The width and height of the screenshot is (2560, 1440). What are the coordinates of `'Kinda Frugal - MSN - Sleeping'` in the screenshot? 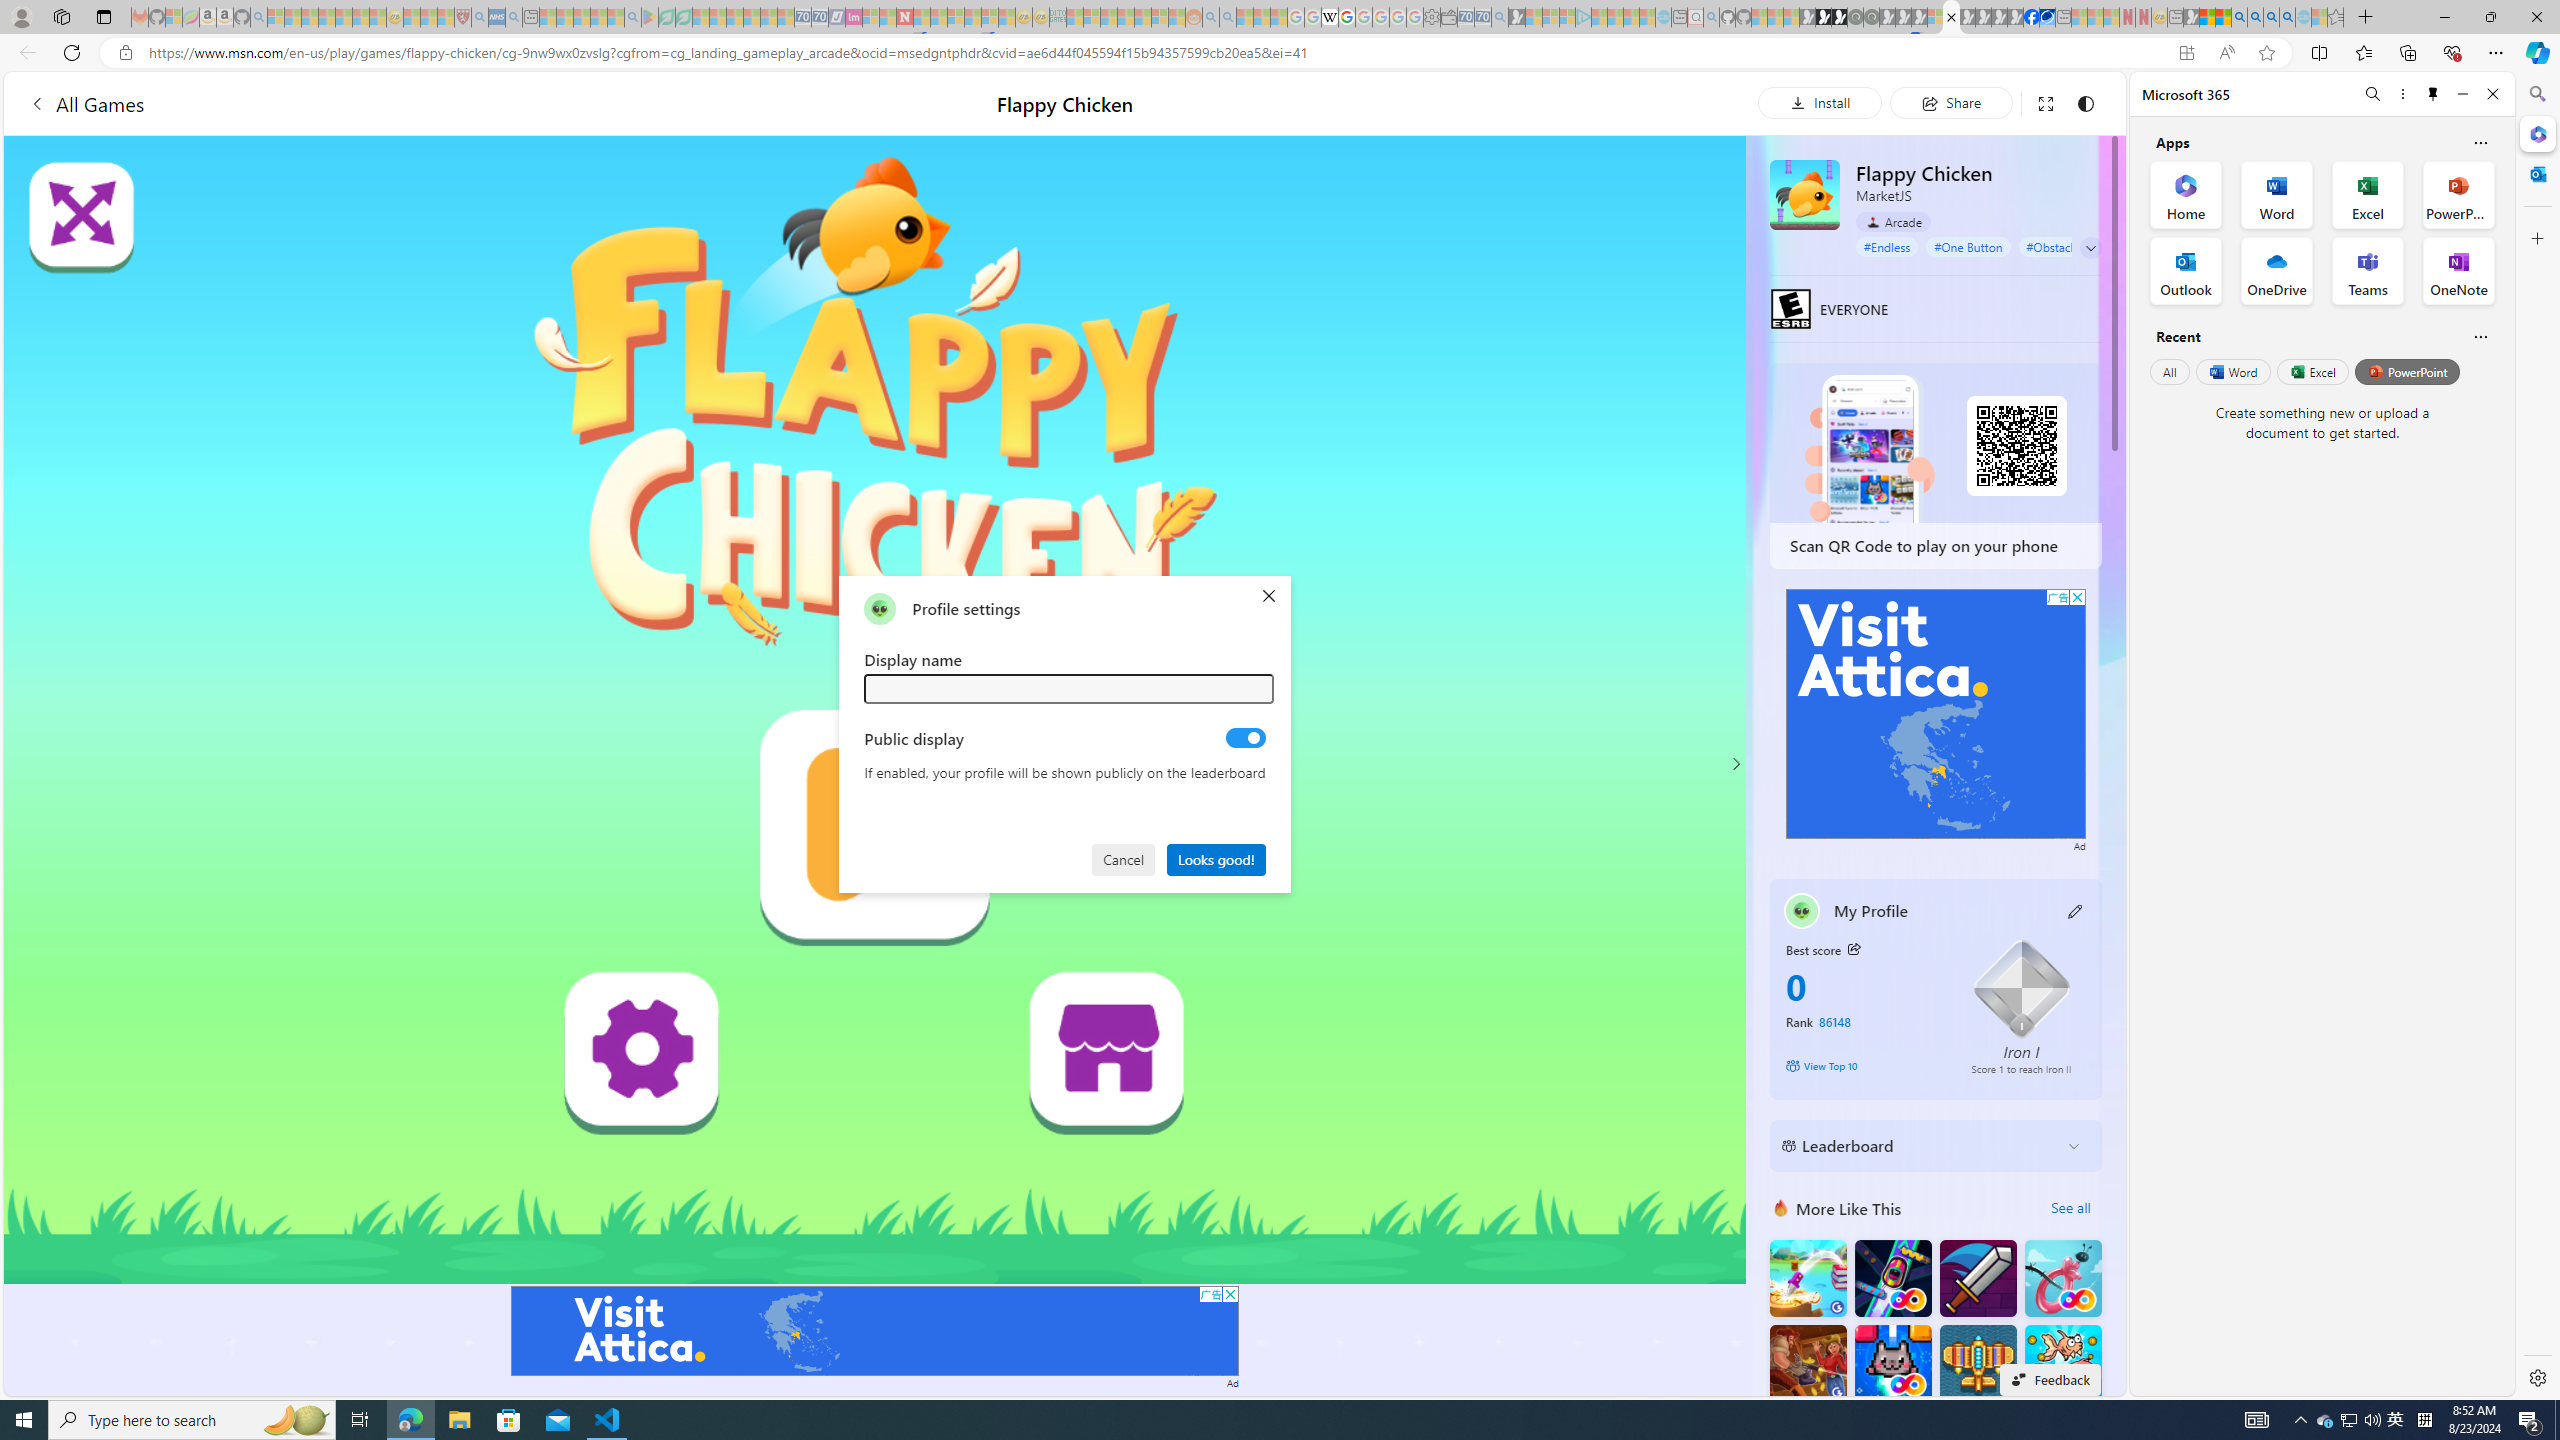 It's located at (1142, 16).